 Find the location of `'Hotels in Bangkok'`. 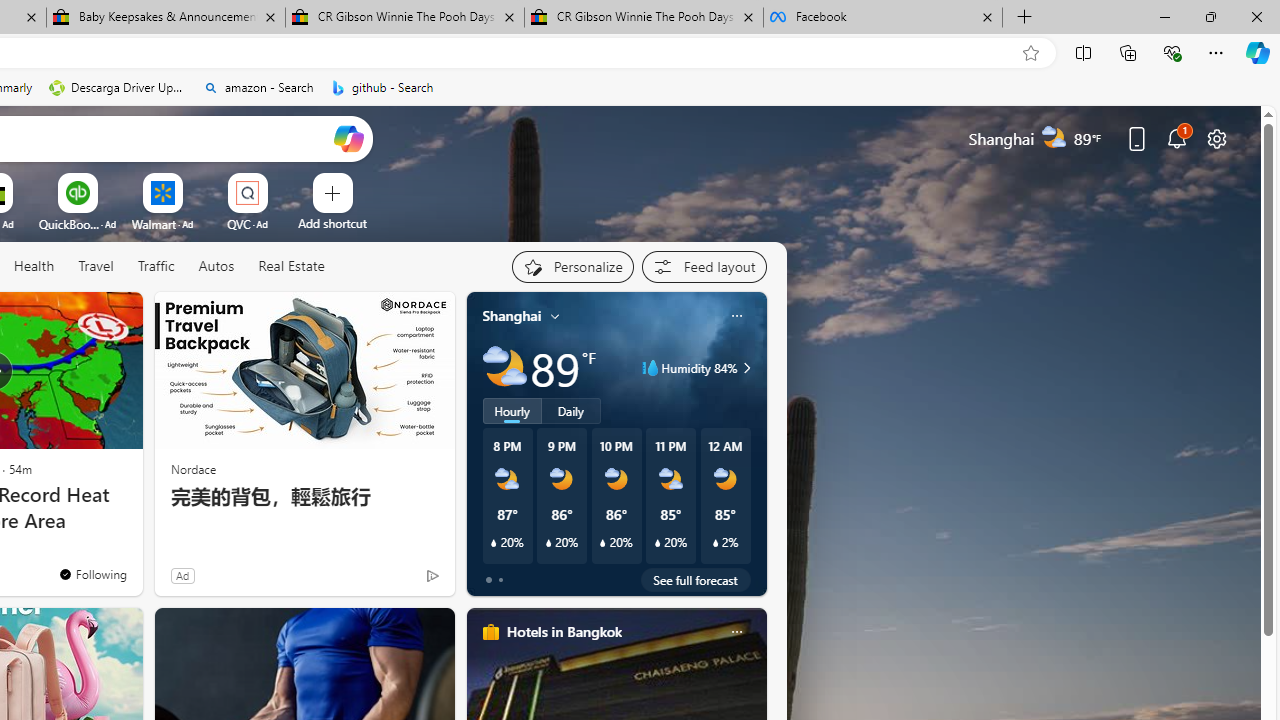

'Hotels in Bangkok' is located at coordinates (562, 631).